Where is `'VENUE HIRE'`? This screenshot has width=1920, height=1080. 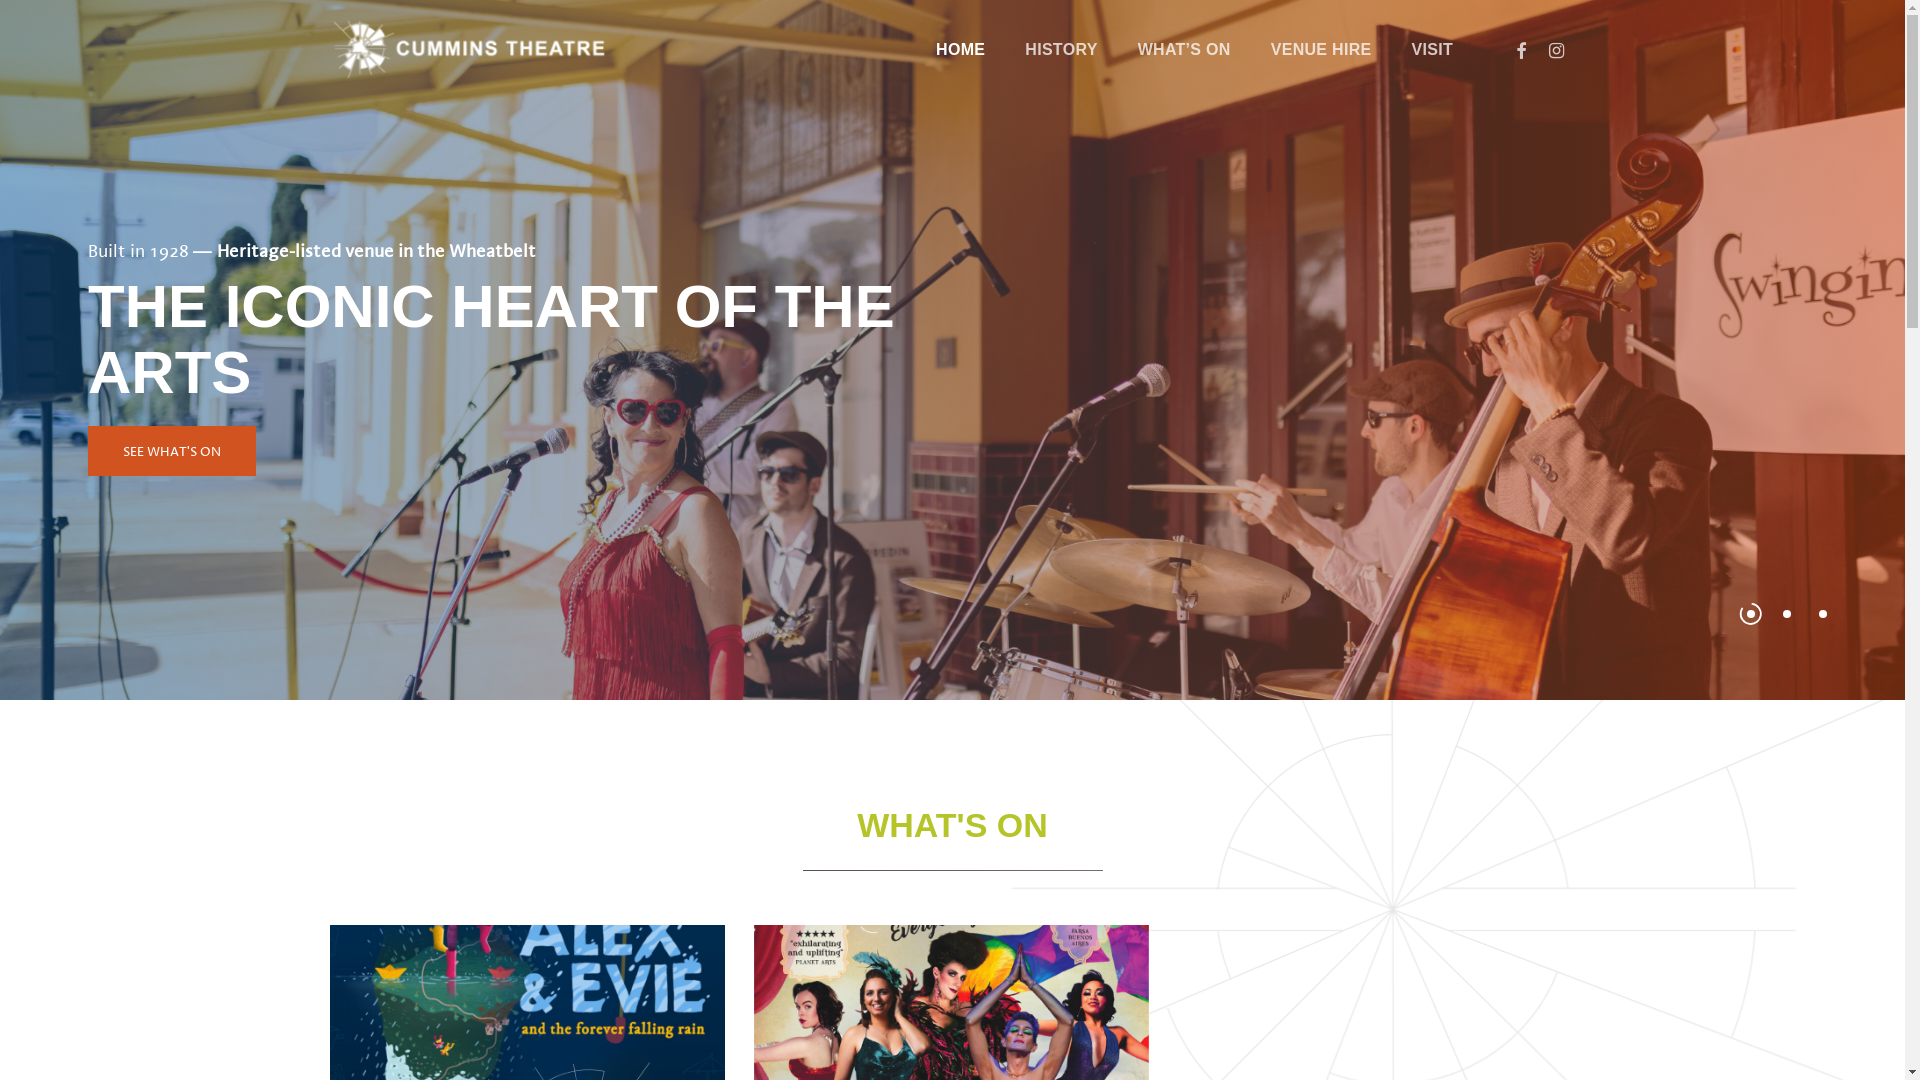 'VENUE HIRE' is located at coordinates (1250, 49).